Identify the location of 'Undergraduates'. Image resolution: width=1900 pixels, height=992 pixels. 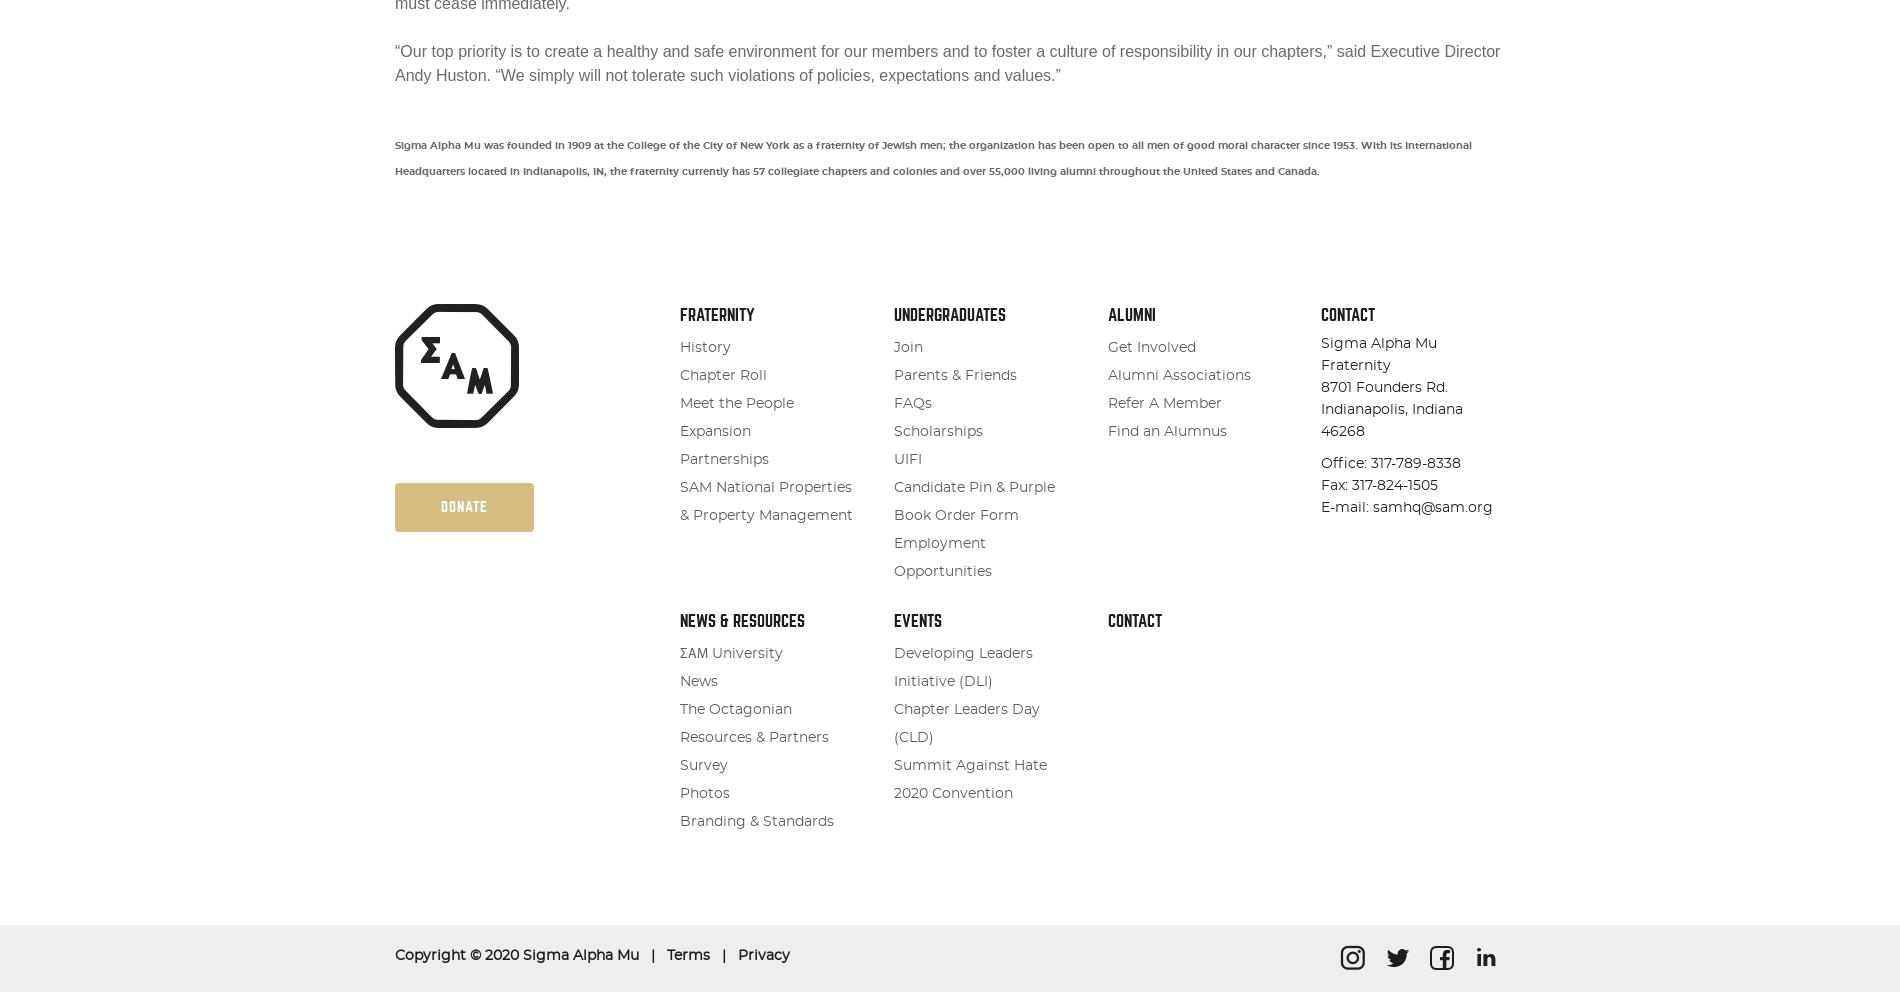
(948, 315).